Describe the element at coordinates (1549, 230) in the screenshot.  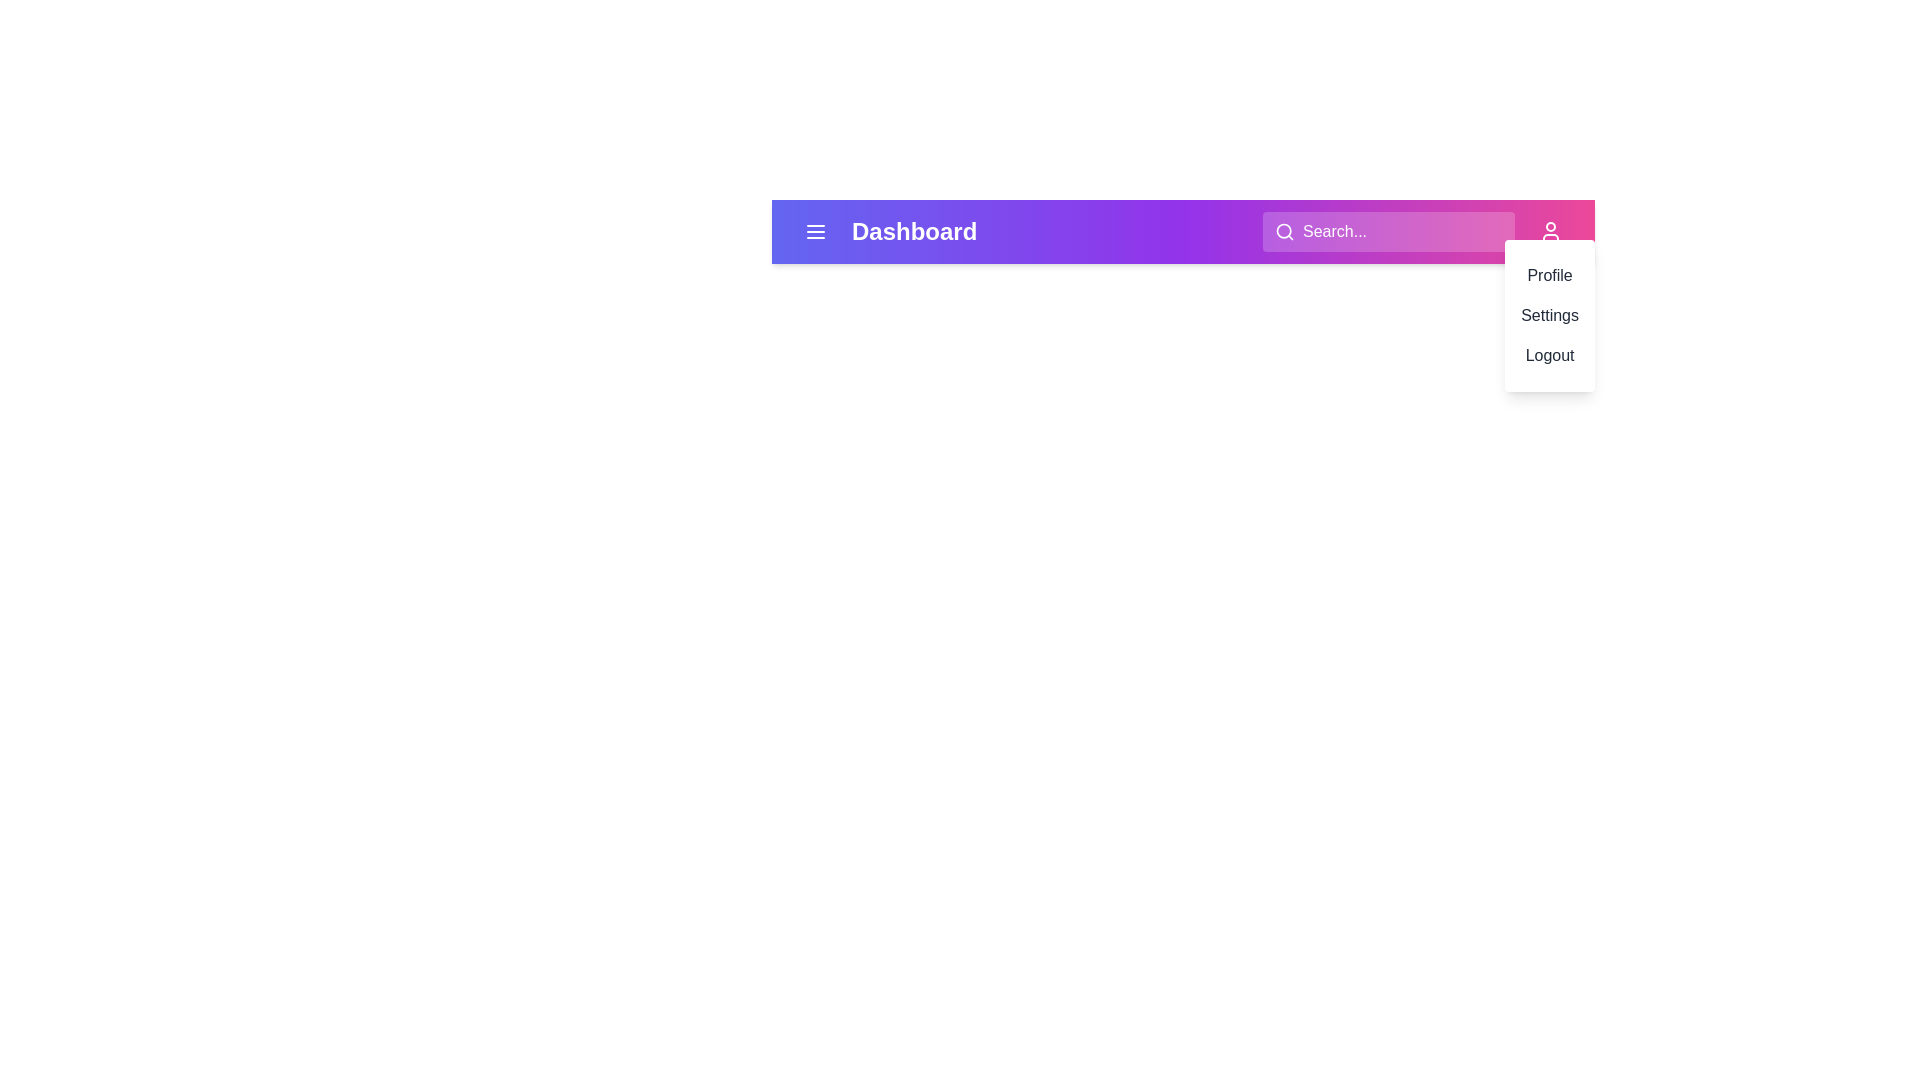
I see `the user menu button to open the menu` at that location.